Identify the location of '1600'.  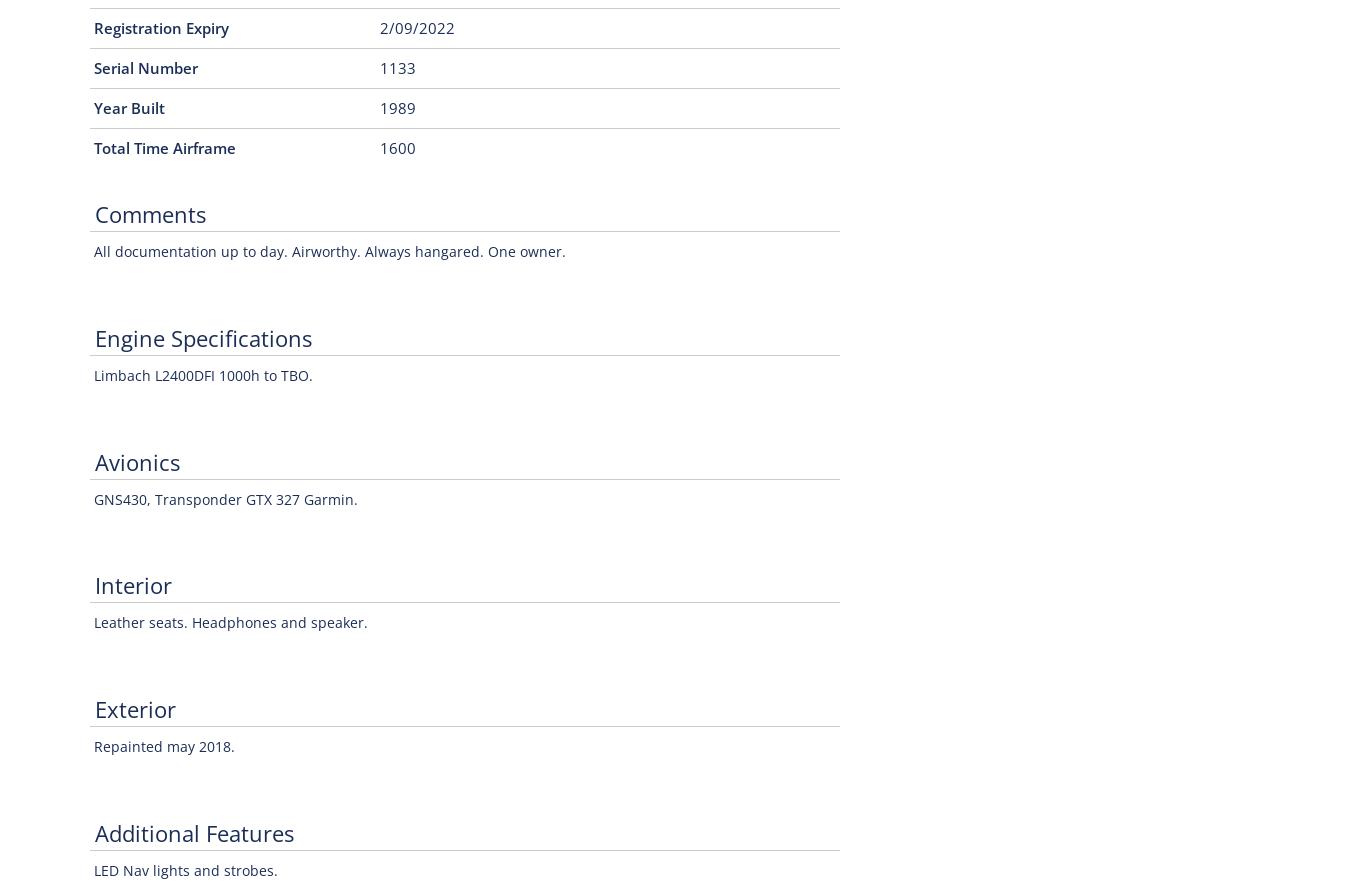
(397, 148).